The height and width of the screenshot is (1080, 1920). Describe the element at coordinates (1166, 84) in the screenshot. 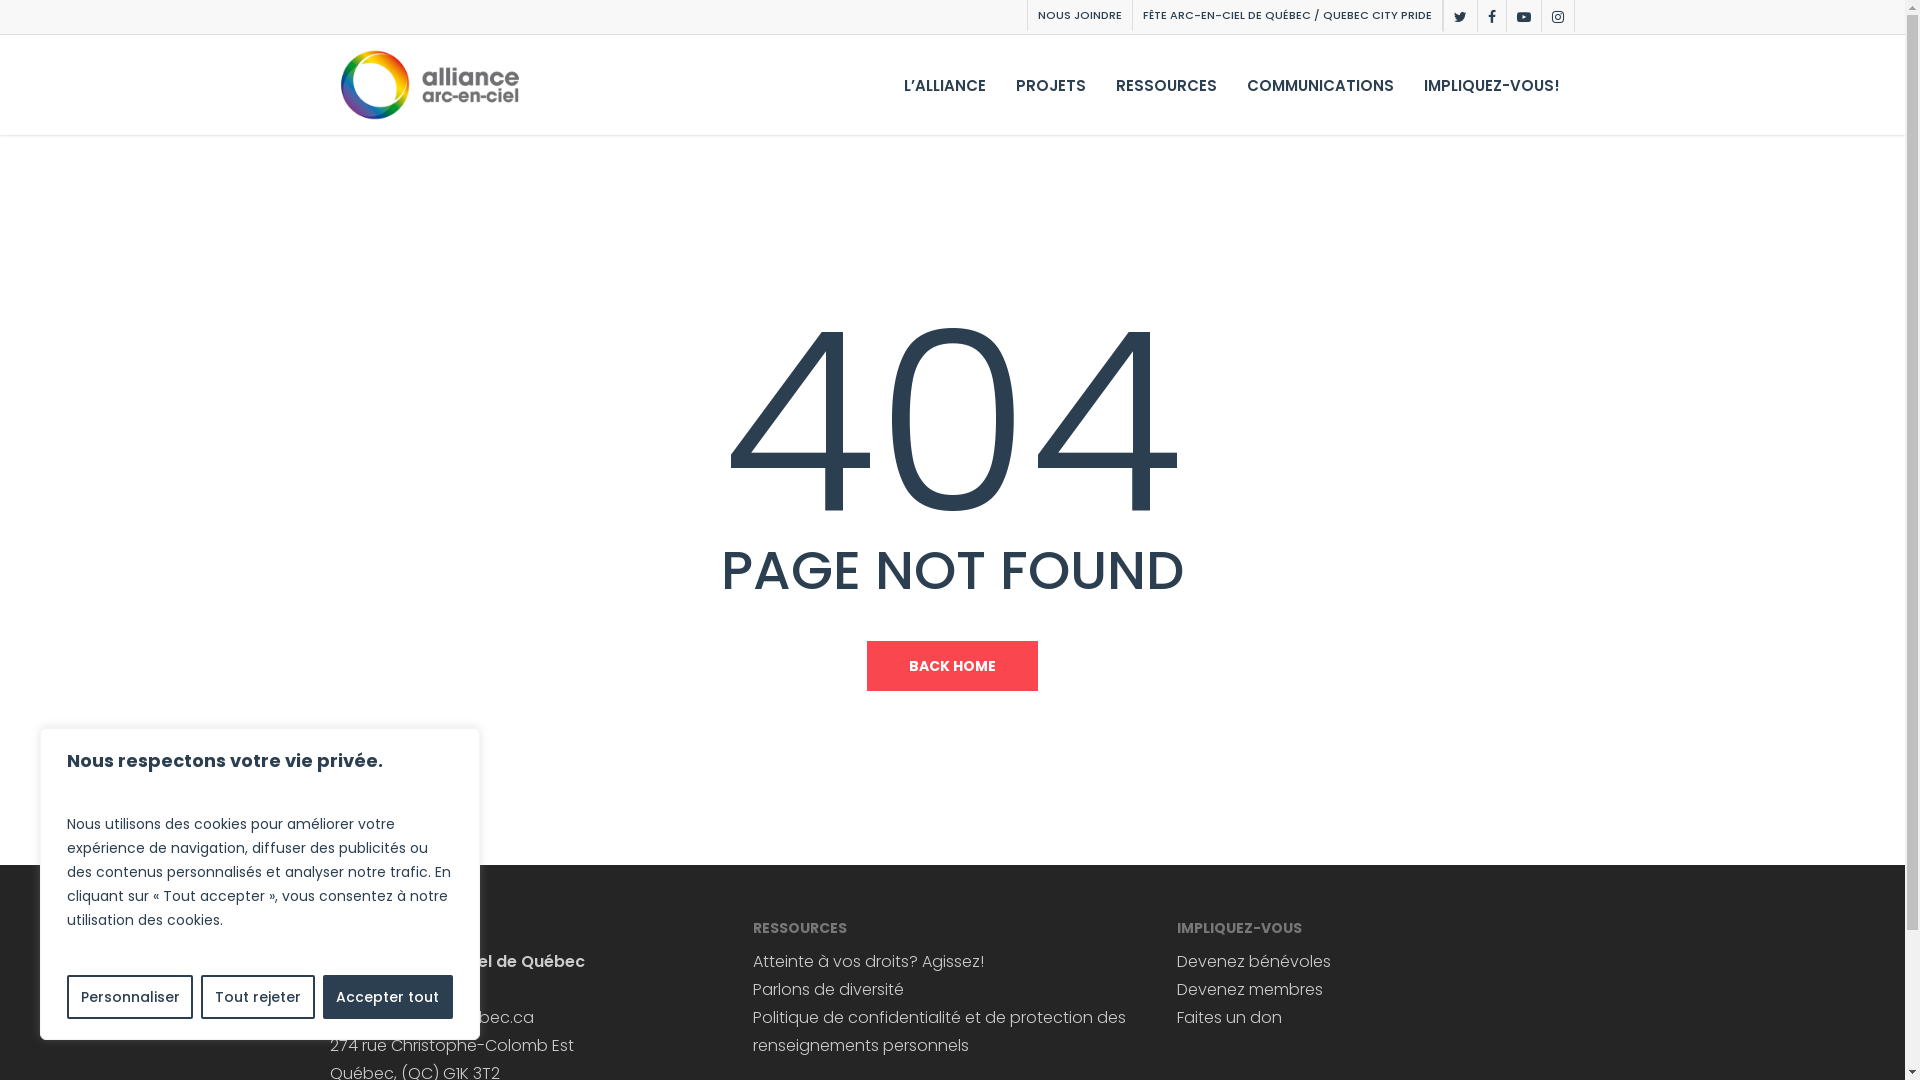

I see `'RESSOURCES'` at that location.